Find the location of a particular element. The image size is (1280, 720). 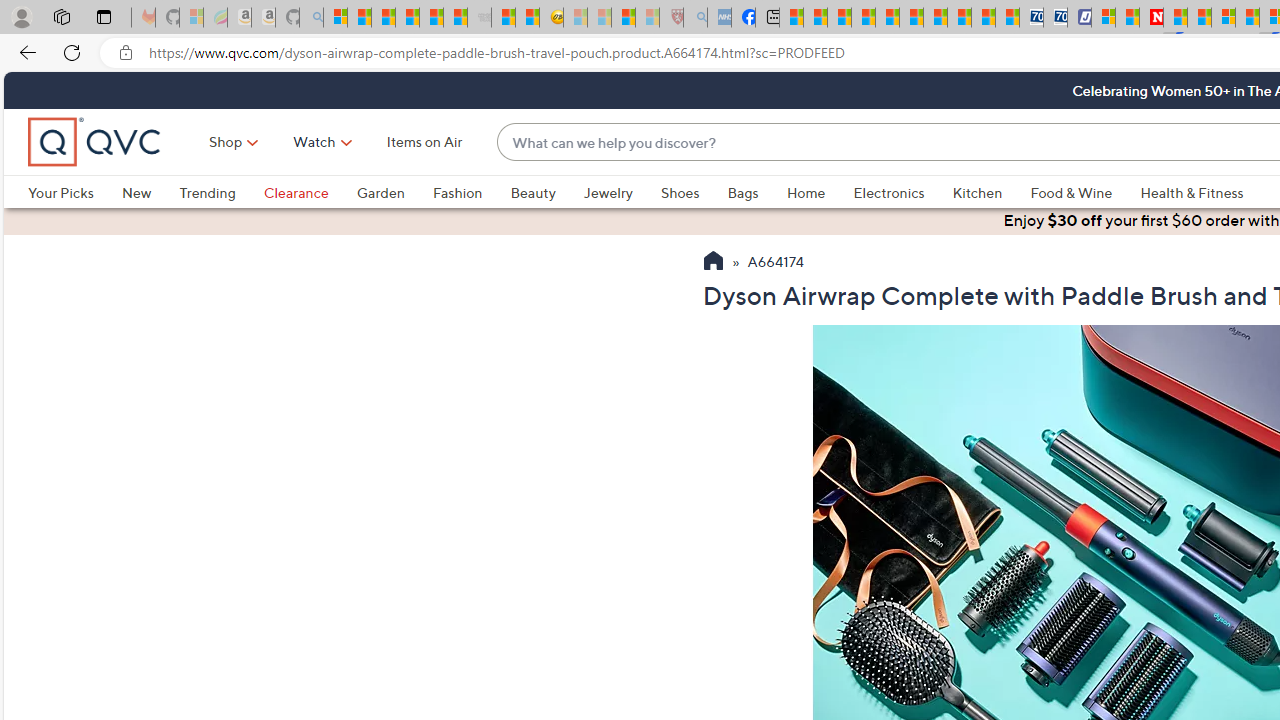

'Trending' is located at coordinates (221, 192).